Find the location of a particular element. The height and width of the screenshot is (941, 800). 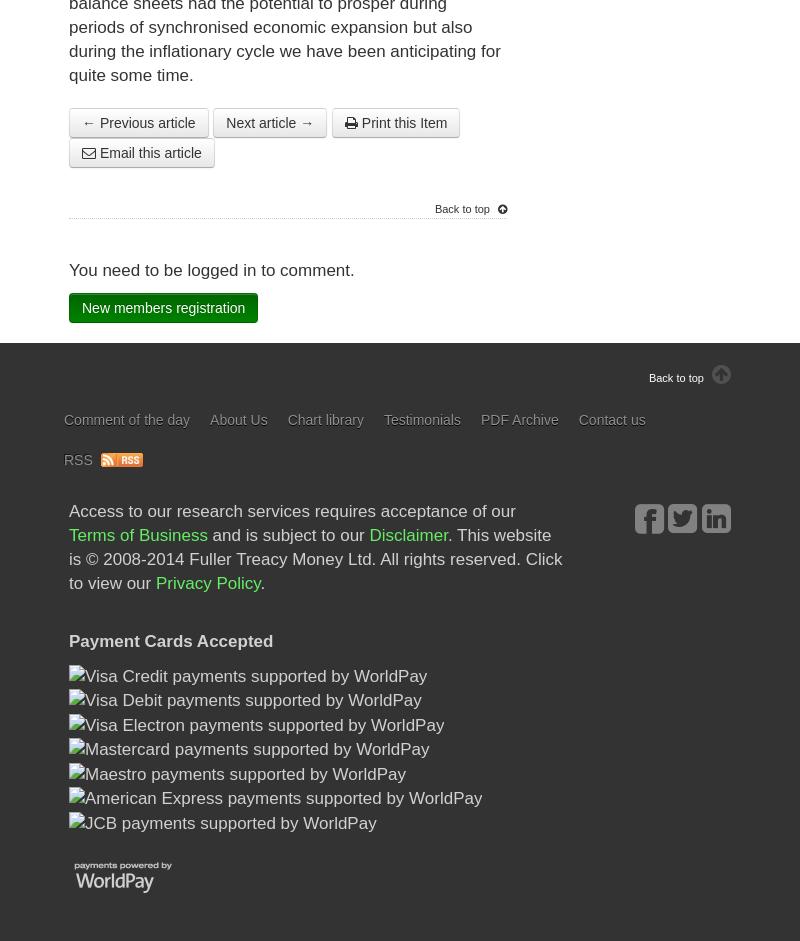

'Next article →' is located at coordinates (270, 122).